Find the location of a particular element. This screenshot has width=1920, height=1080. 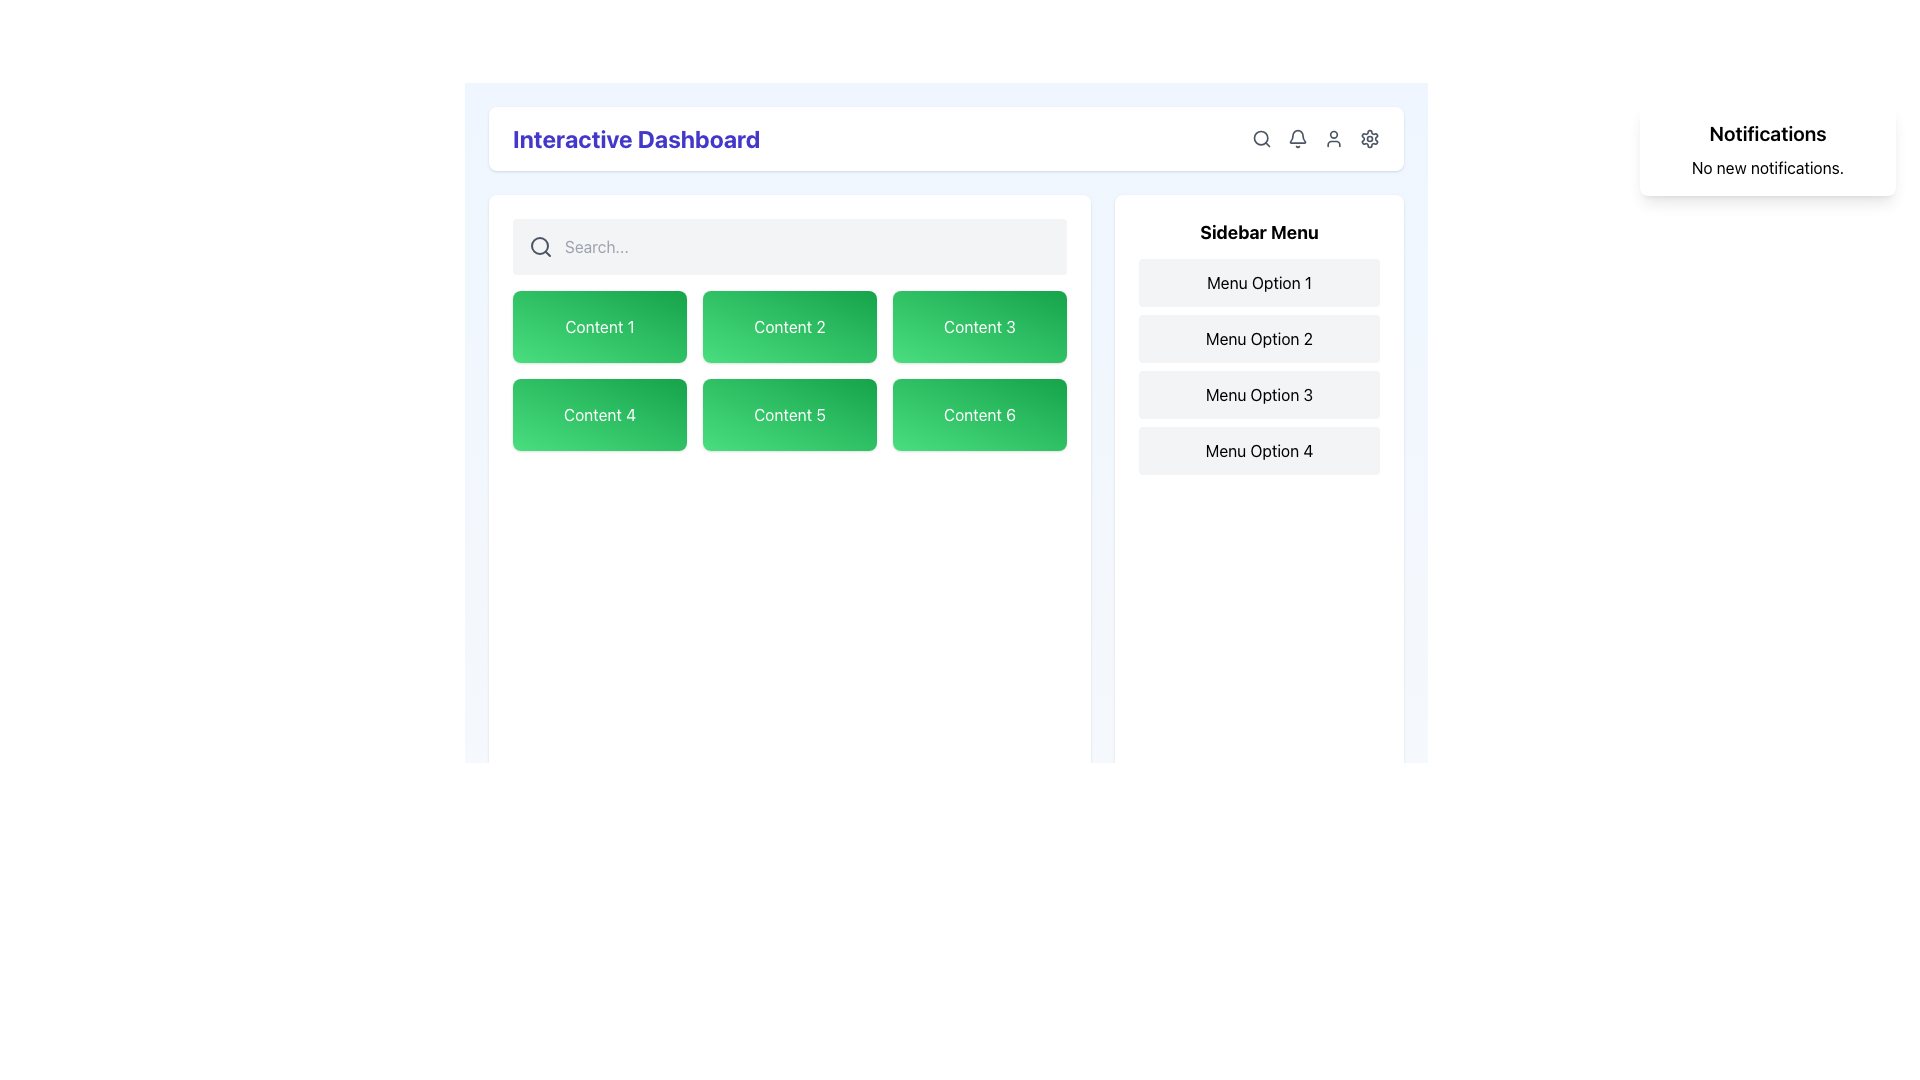

the small gray circular outline icon within the search icon graphic located in the top-right corner of the interface is located at coordinates (539, 245).